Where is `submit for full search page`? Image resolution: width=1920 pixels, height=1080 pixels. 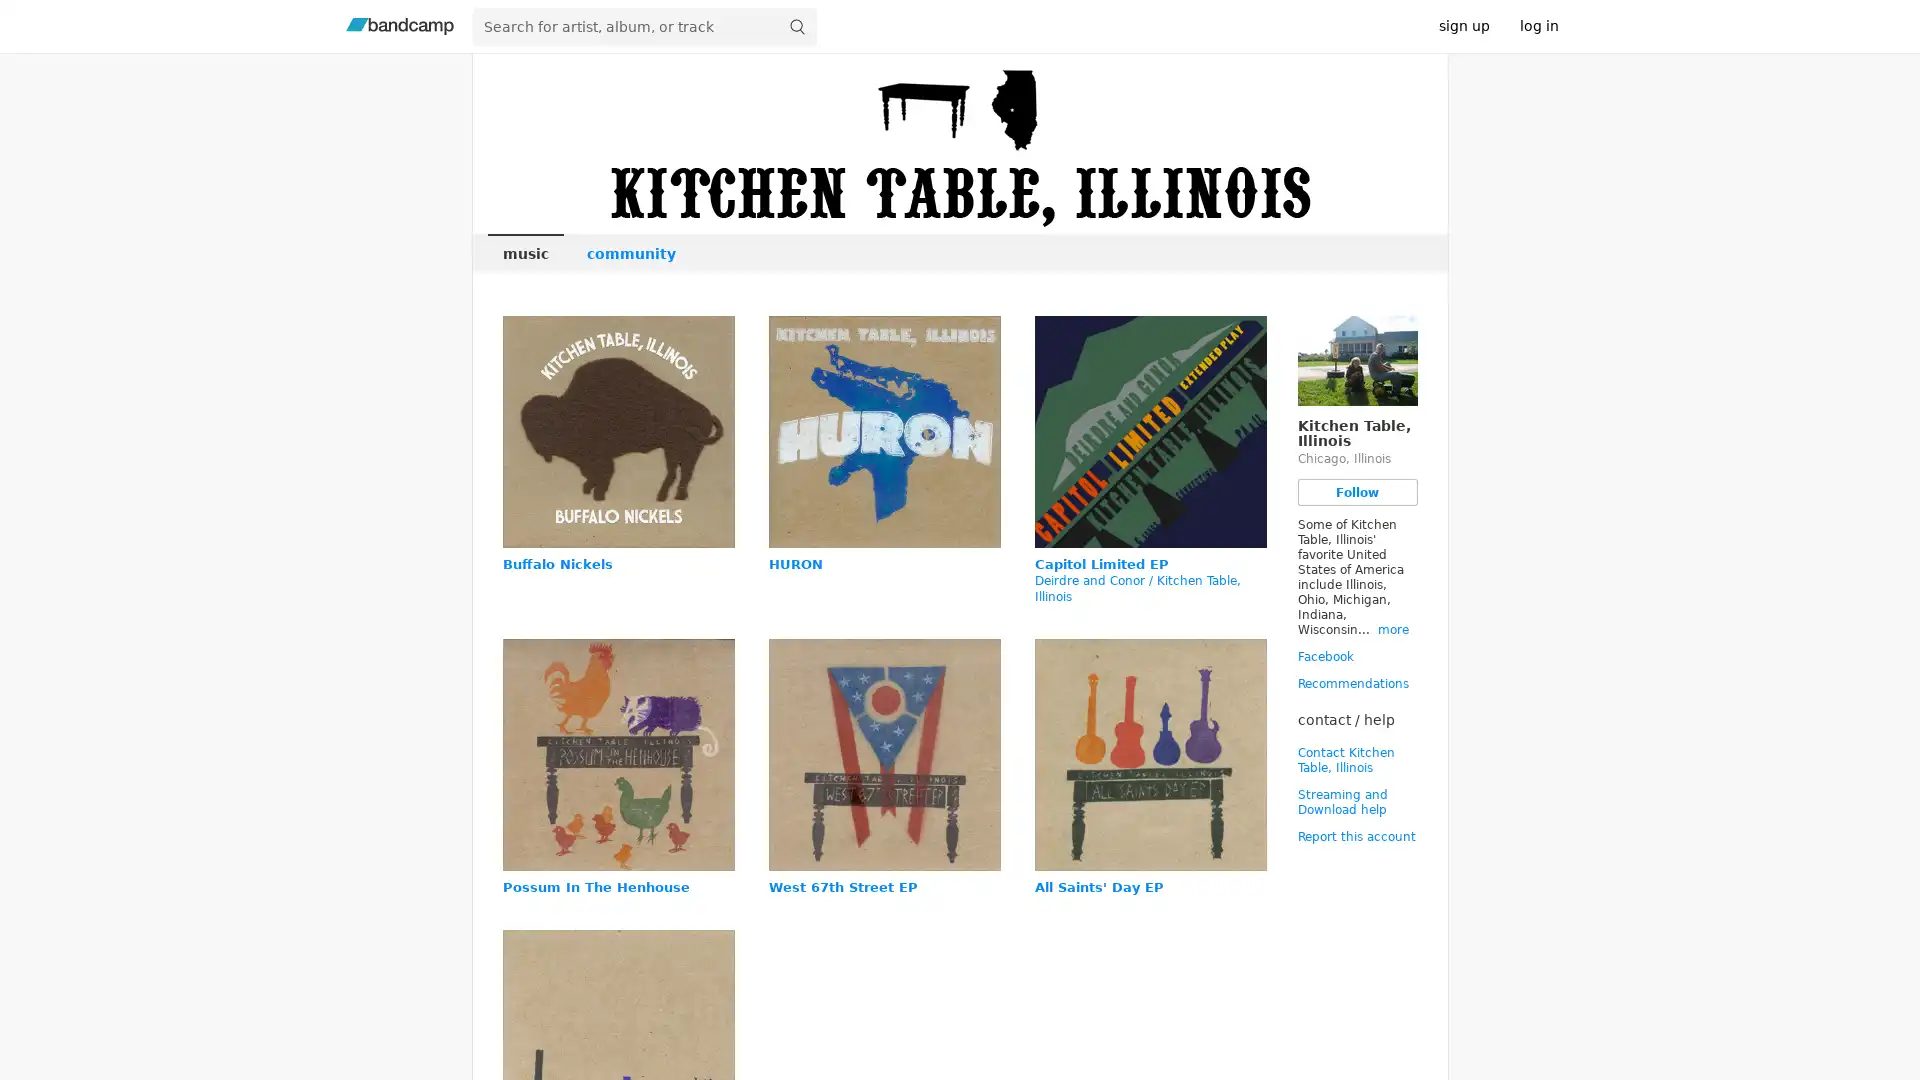 submit for full search page is located at coordinates (795, 26).